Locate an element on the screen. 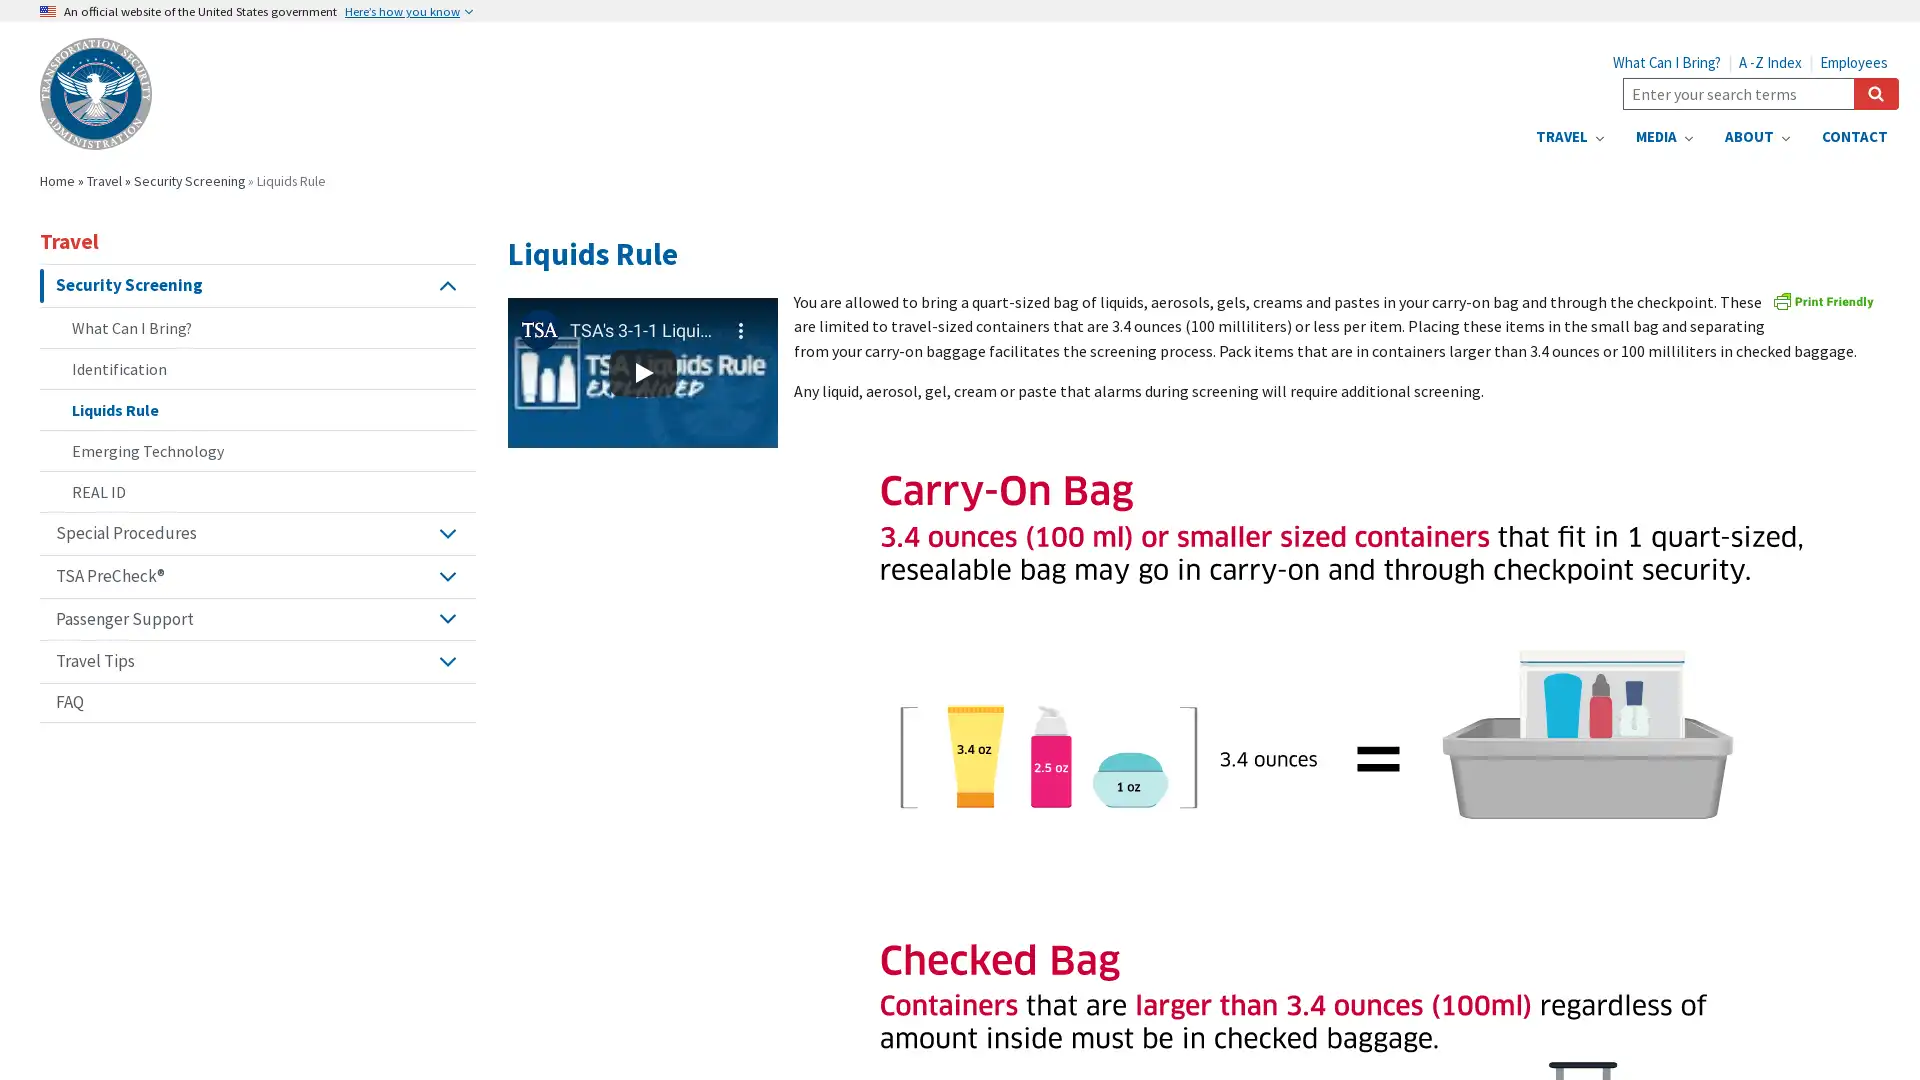 This screenshot has height=1080, width=1920. Heres how you know is located at coordinates (407, 11).